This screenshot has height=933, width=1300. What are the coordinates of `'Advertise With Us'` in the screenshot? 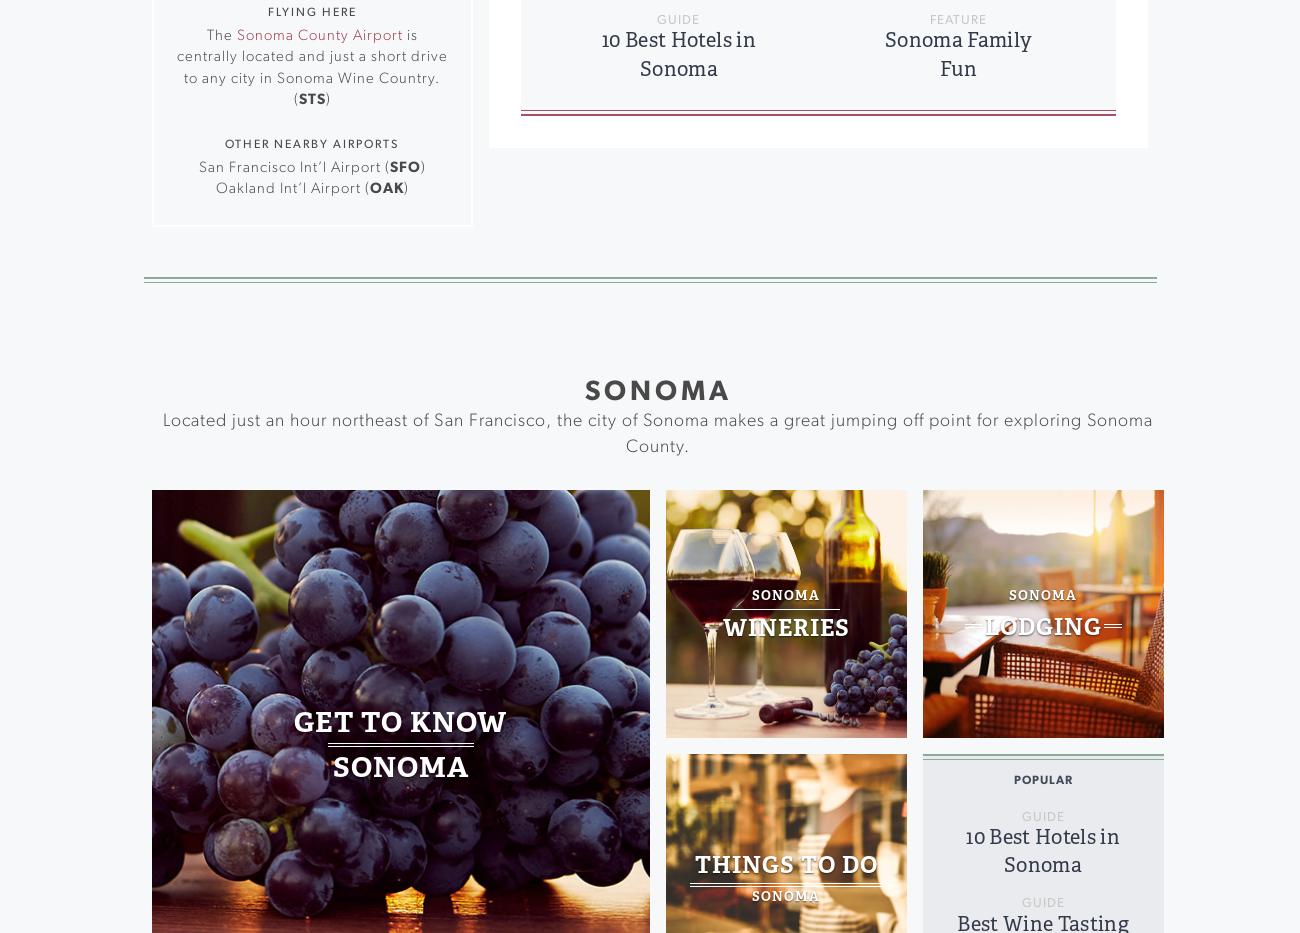 It's located at (764, 117).